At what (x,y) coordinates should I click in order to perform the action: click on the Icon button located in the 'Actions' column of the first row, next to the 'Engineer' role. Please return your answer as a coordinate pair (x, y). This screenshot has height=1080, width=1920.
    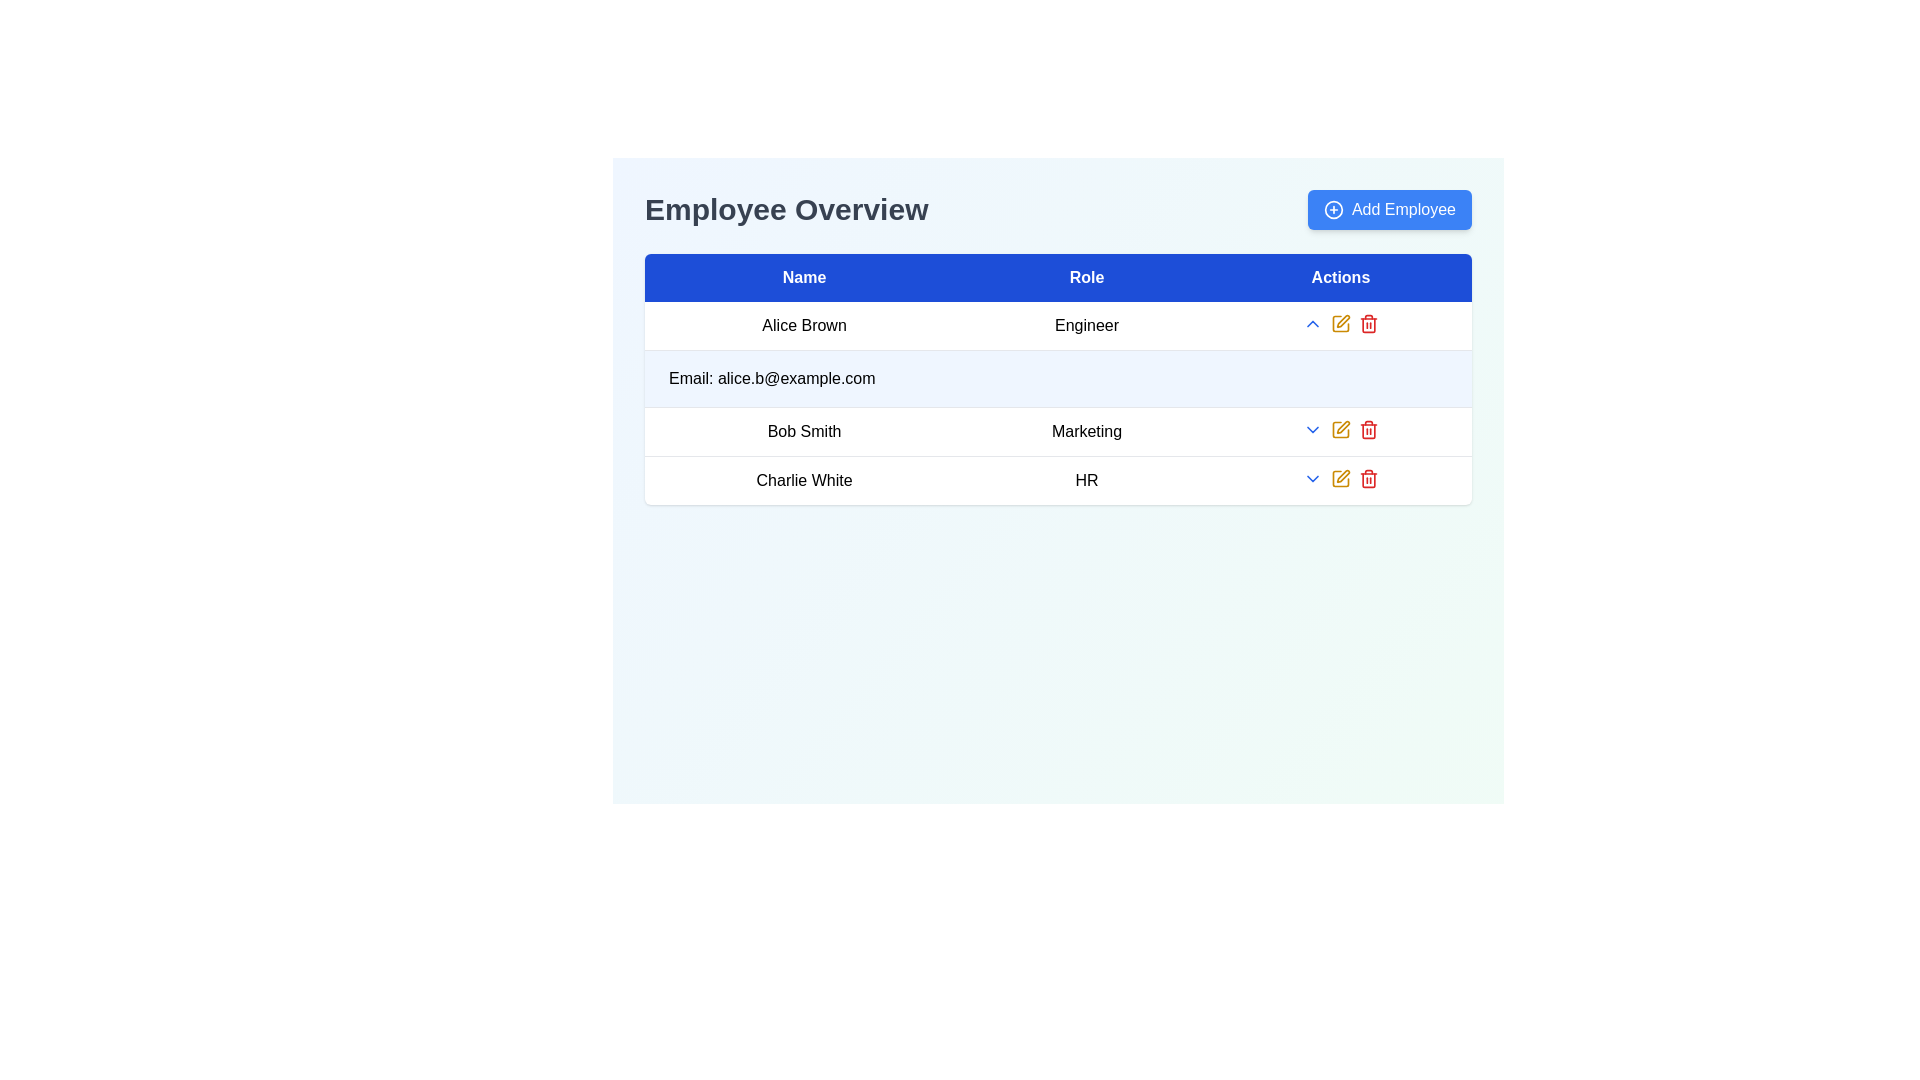
    Looking at the image, I should click on (1312, 323).